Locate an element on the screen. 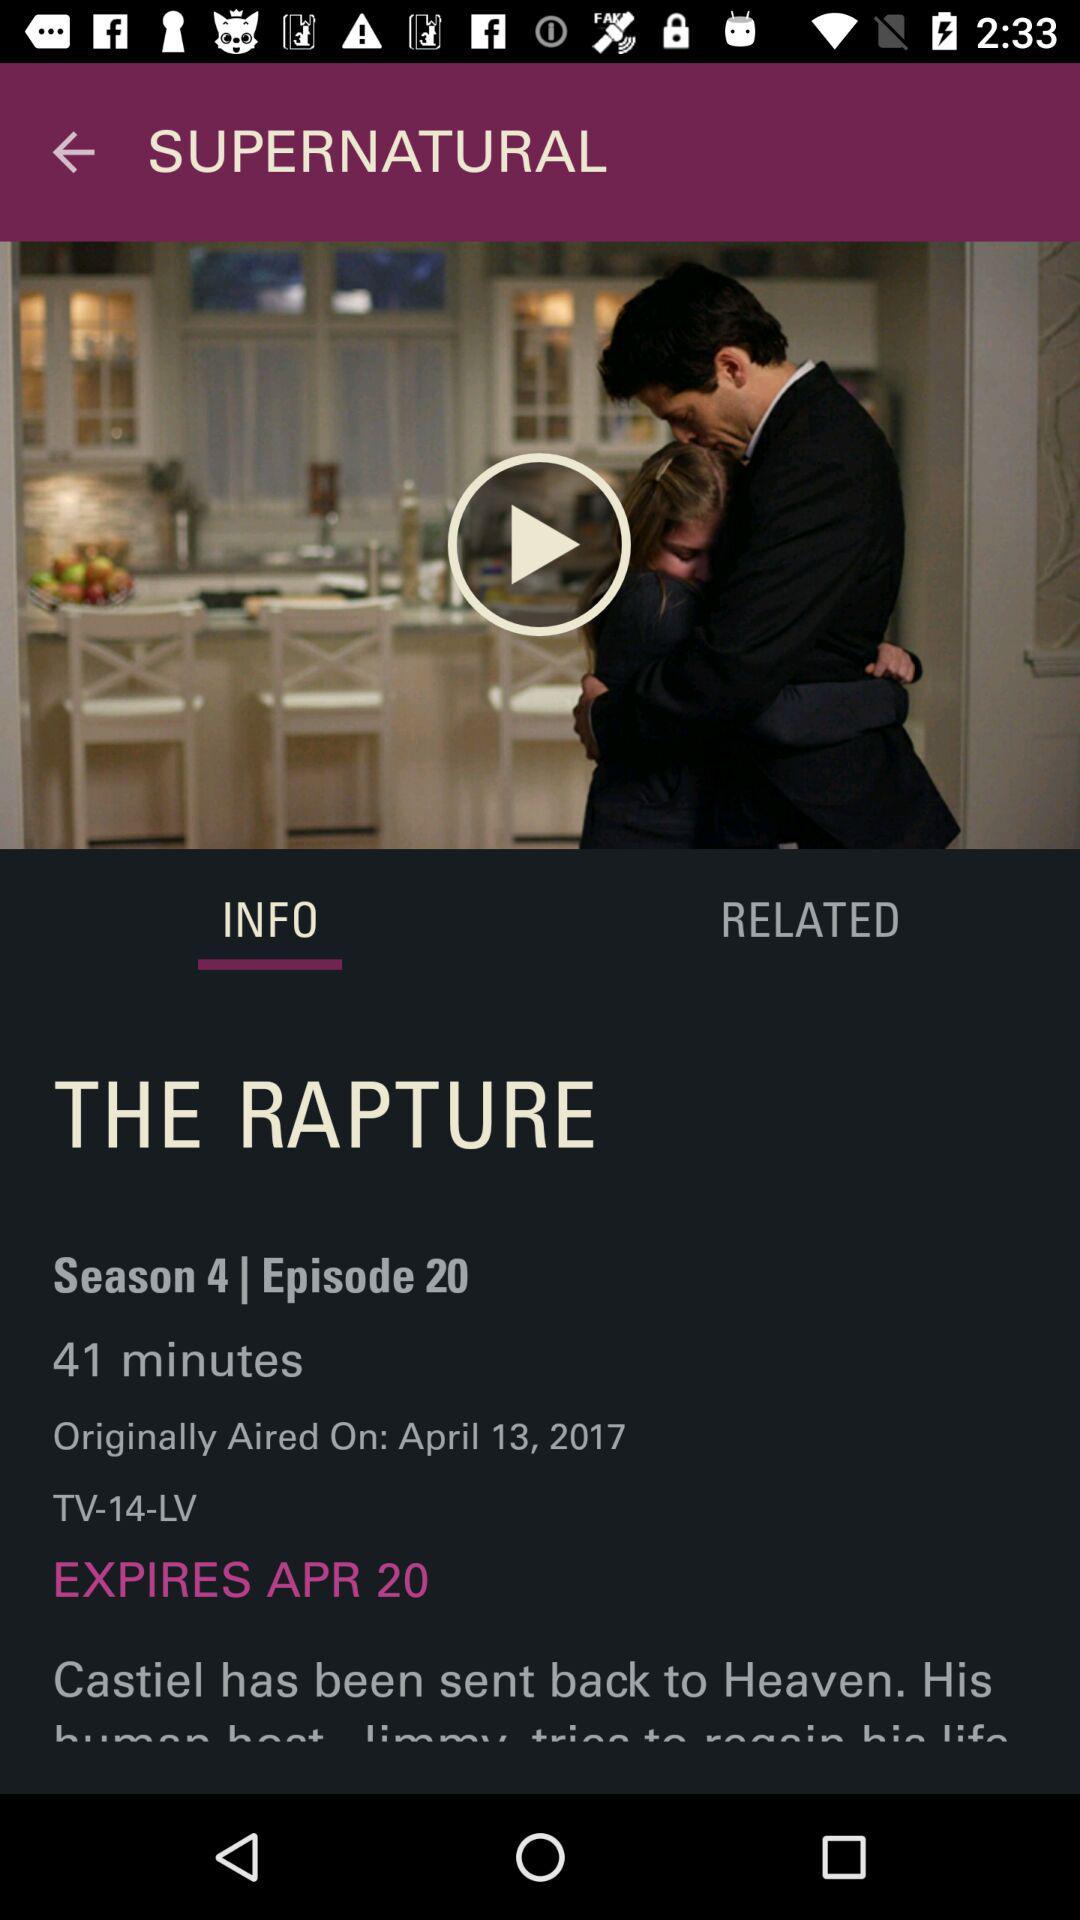 This screenshot has width=1080, height=1920. icon to the left of supernatural item is located at coordinates (72, 151).